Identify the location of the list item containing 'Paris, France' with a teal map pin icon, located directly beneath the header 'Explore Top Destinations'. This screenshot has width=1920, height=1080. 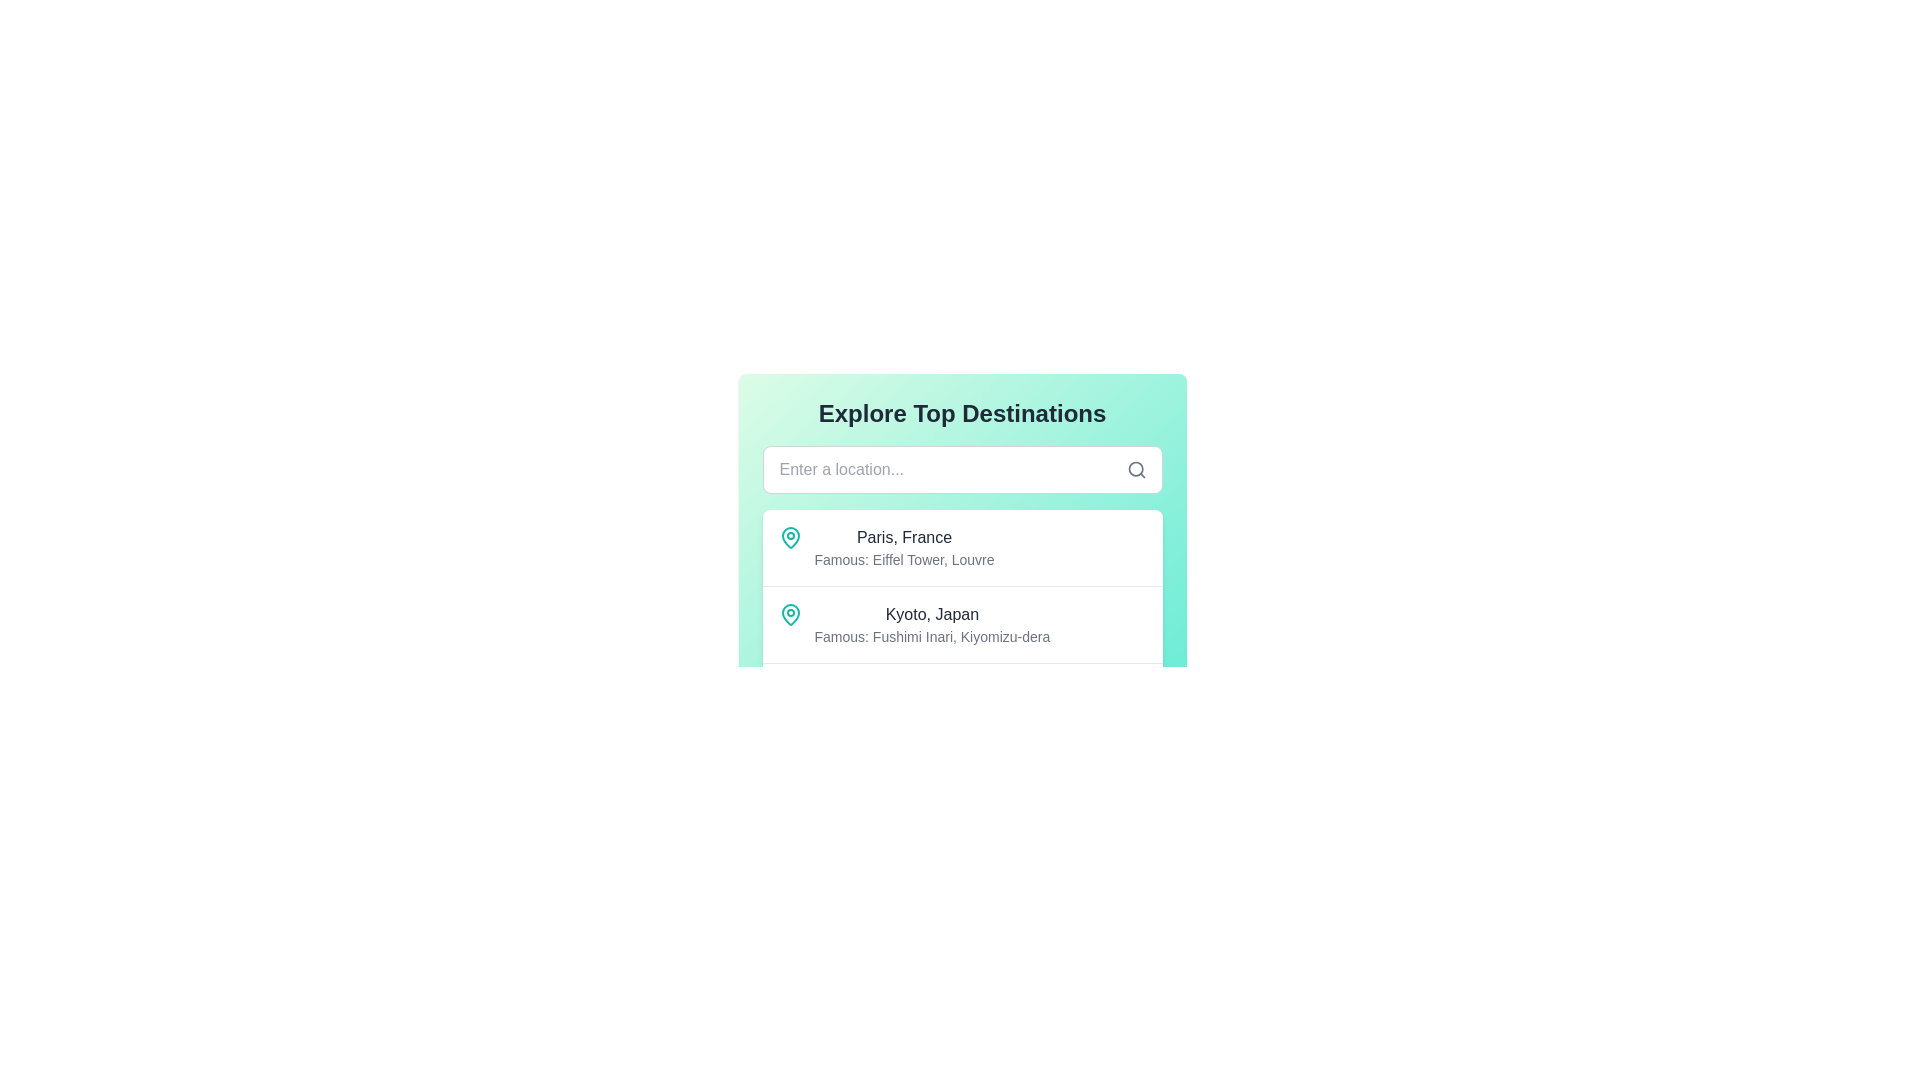
(962, 547).